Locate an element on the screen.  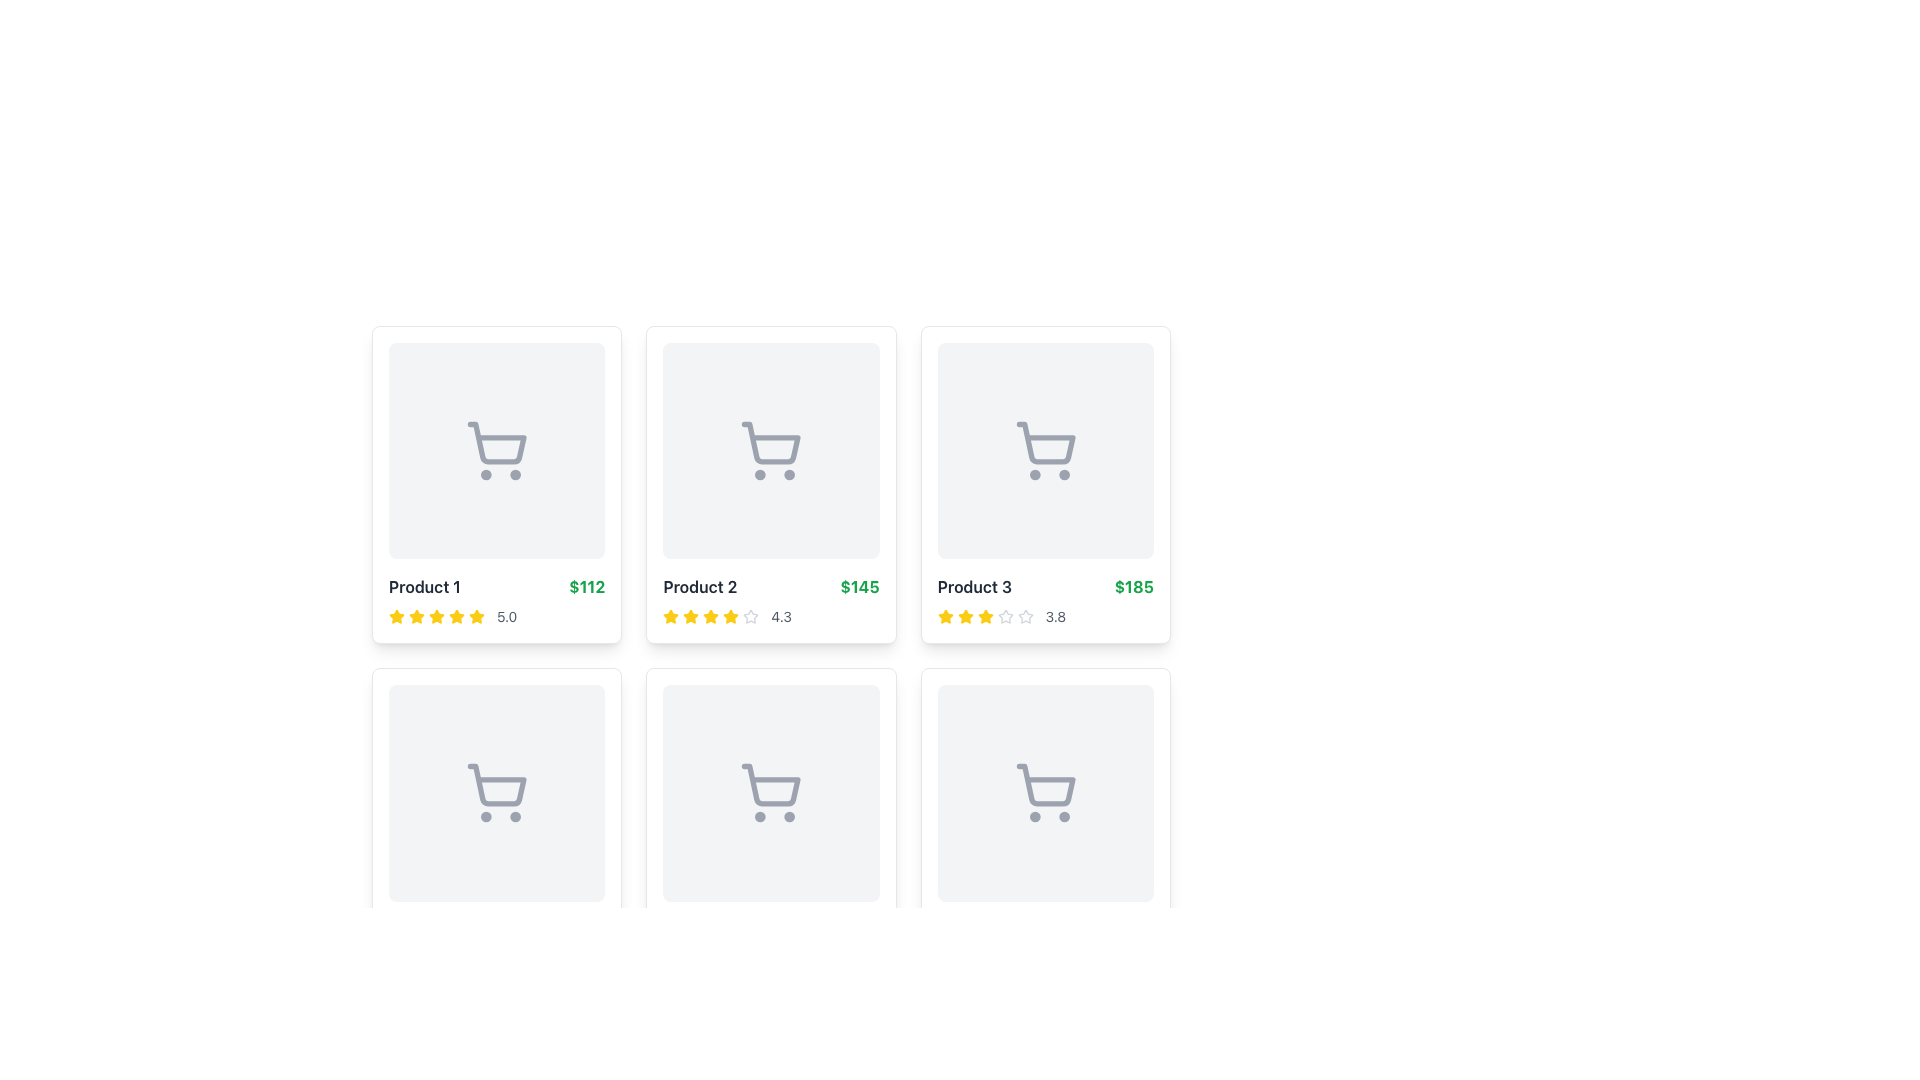
the fifth star icon in the rating component below the 'Product 3' card, which is outlined in light gray is located at coordinates (1005, 616).